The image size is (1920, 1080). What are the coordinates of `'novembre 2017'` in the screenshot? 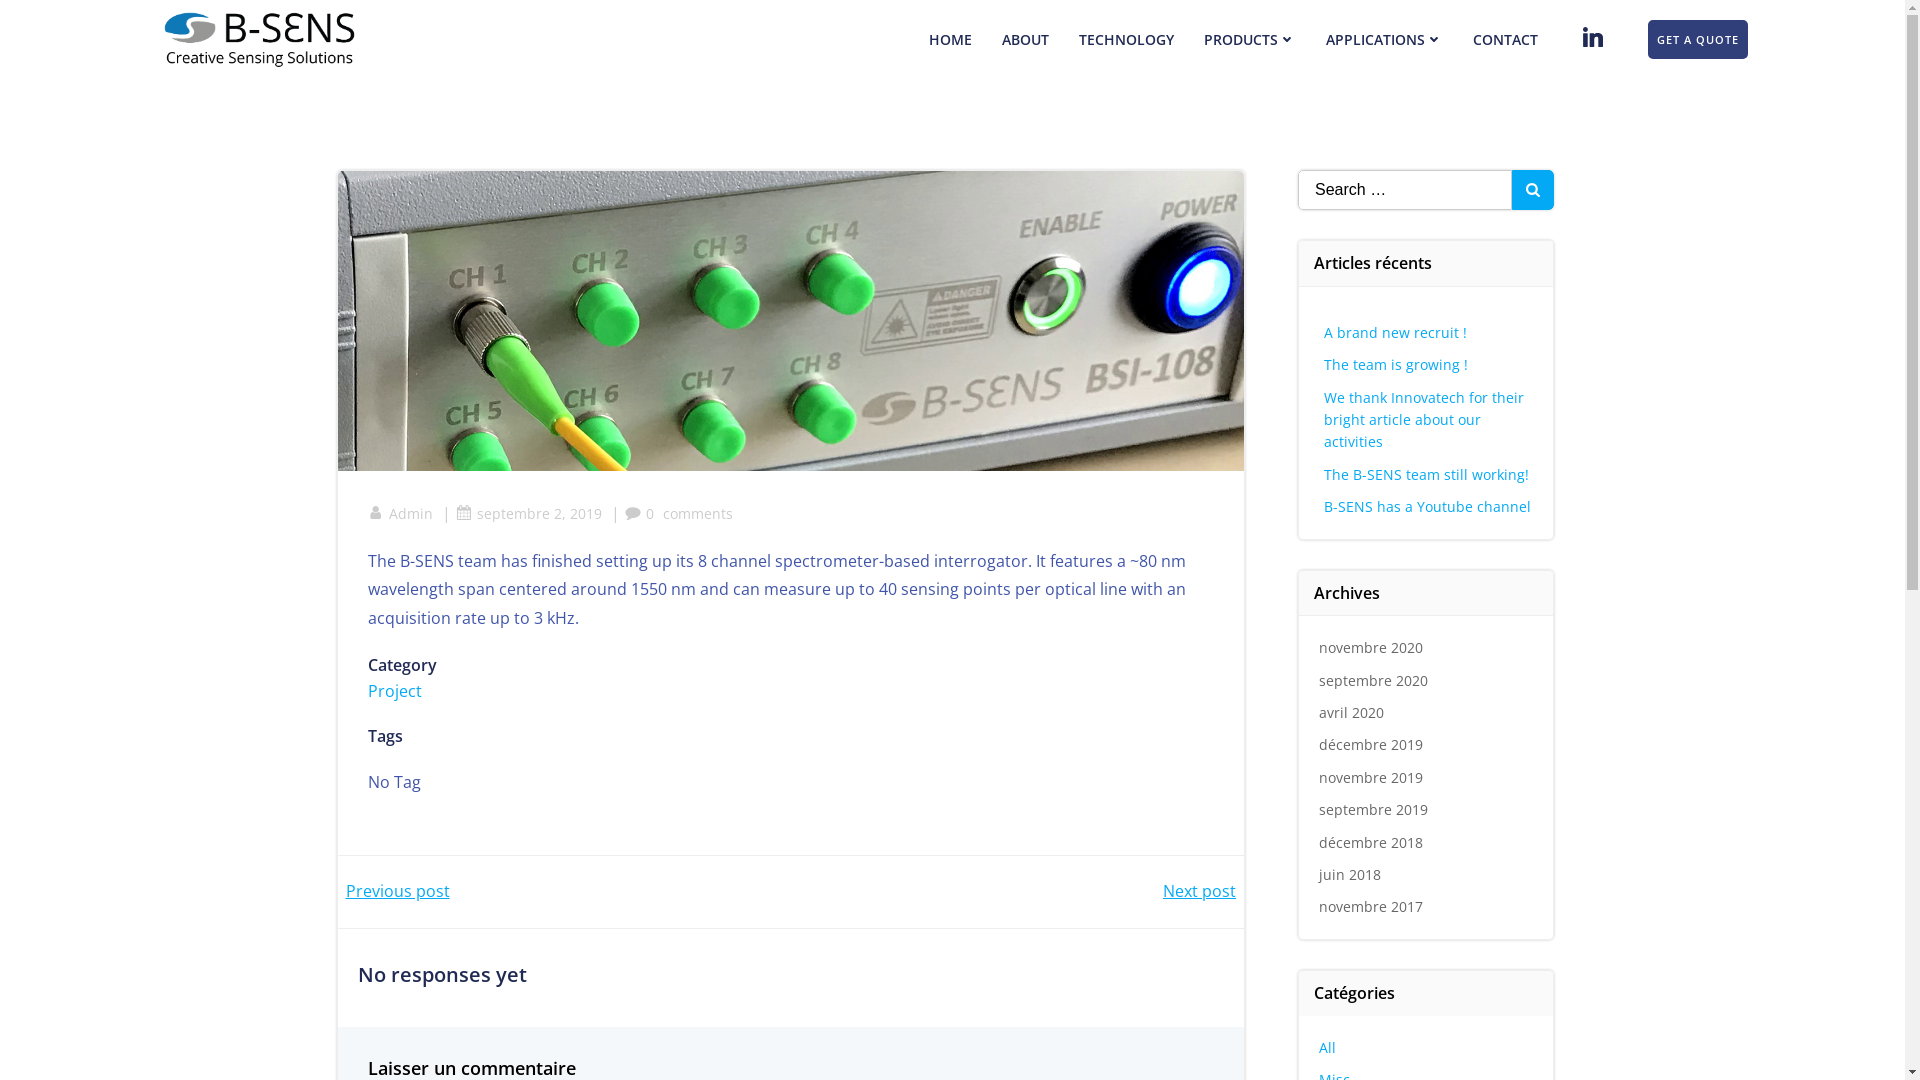 It's located at (1370, 906).